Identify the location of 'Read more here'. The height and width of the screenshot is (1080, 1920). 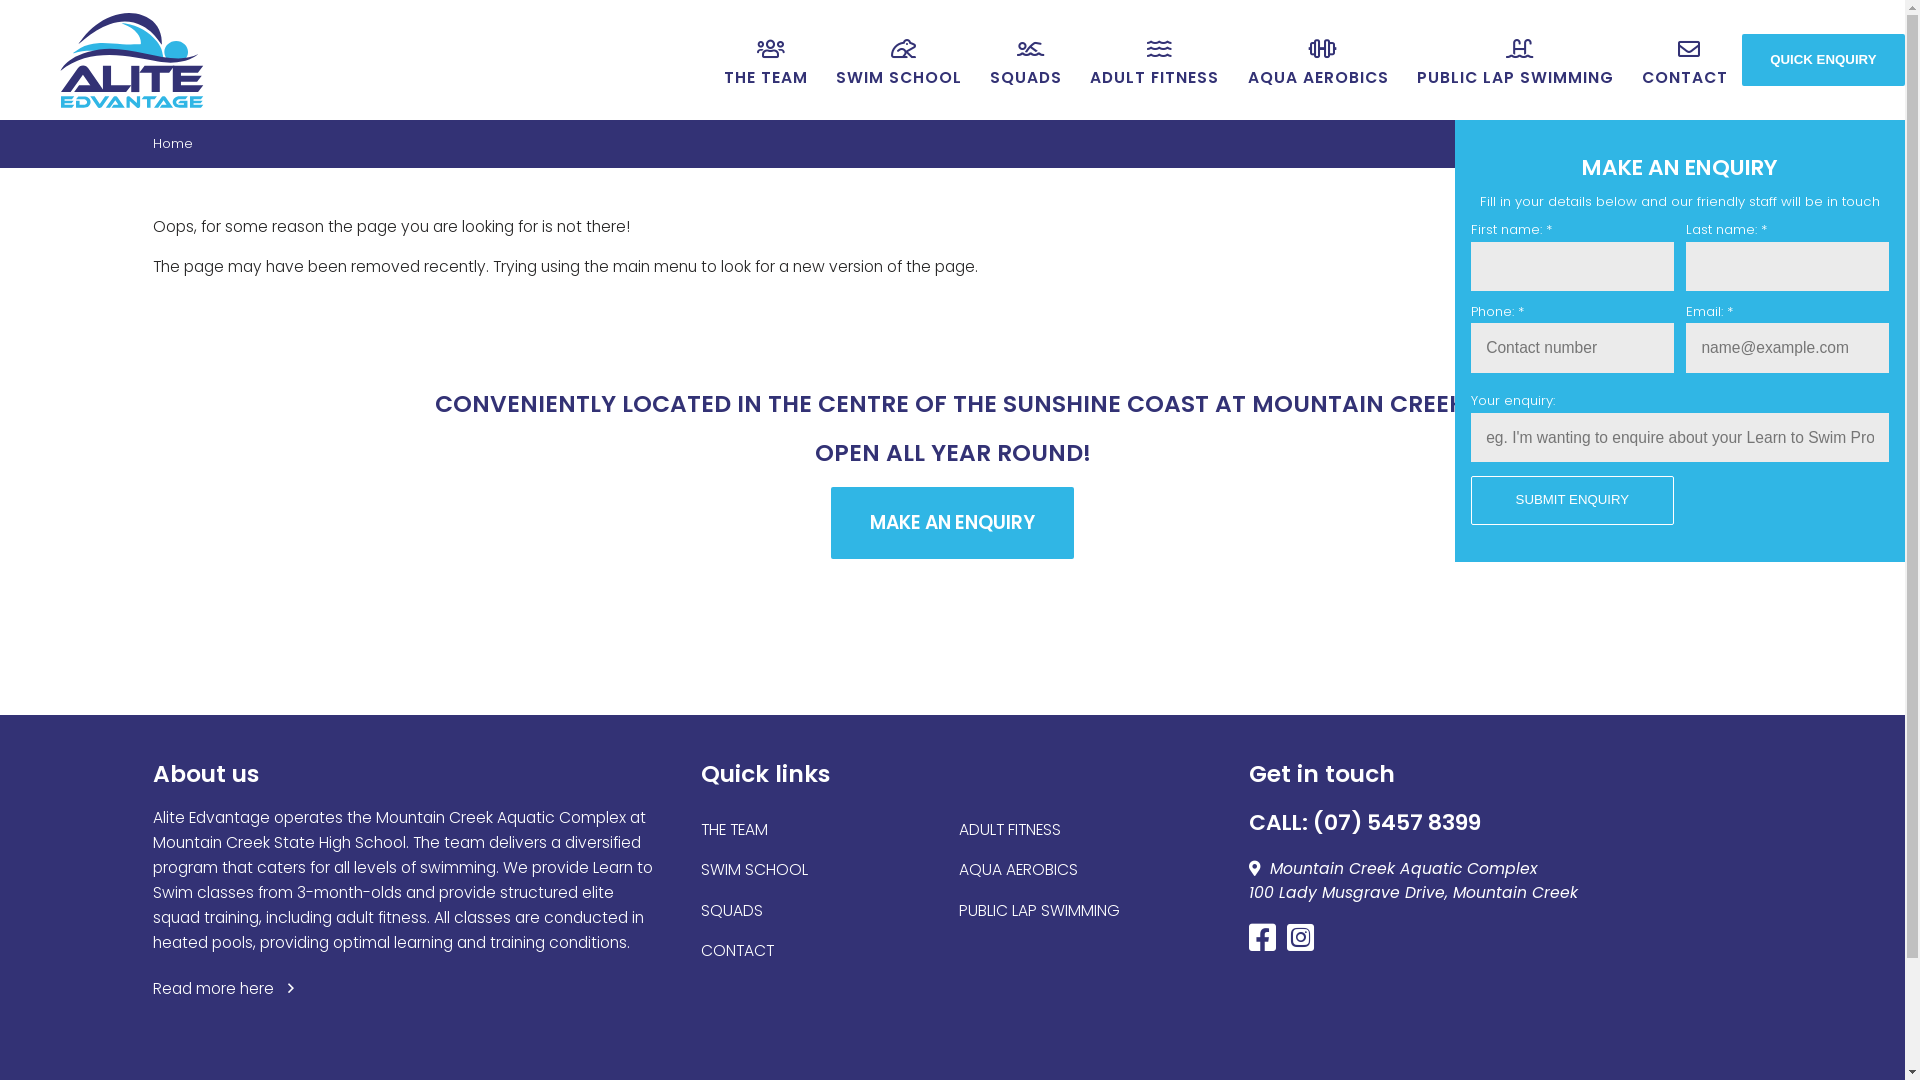
(224, 987).